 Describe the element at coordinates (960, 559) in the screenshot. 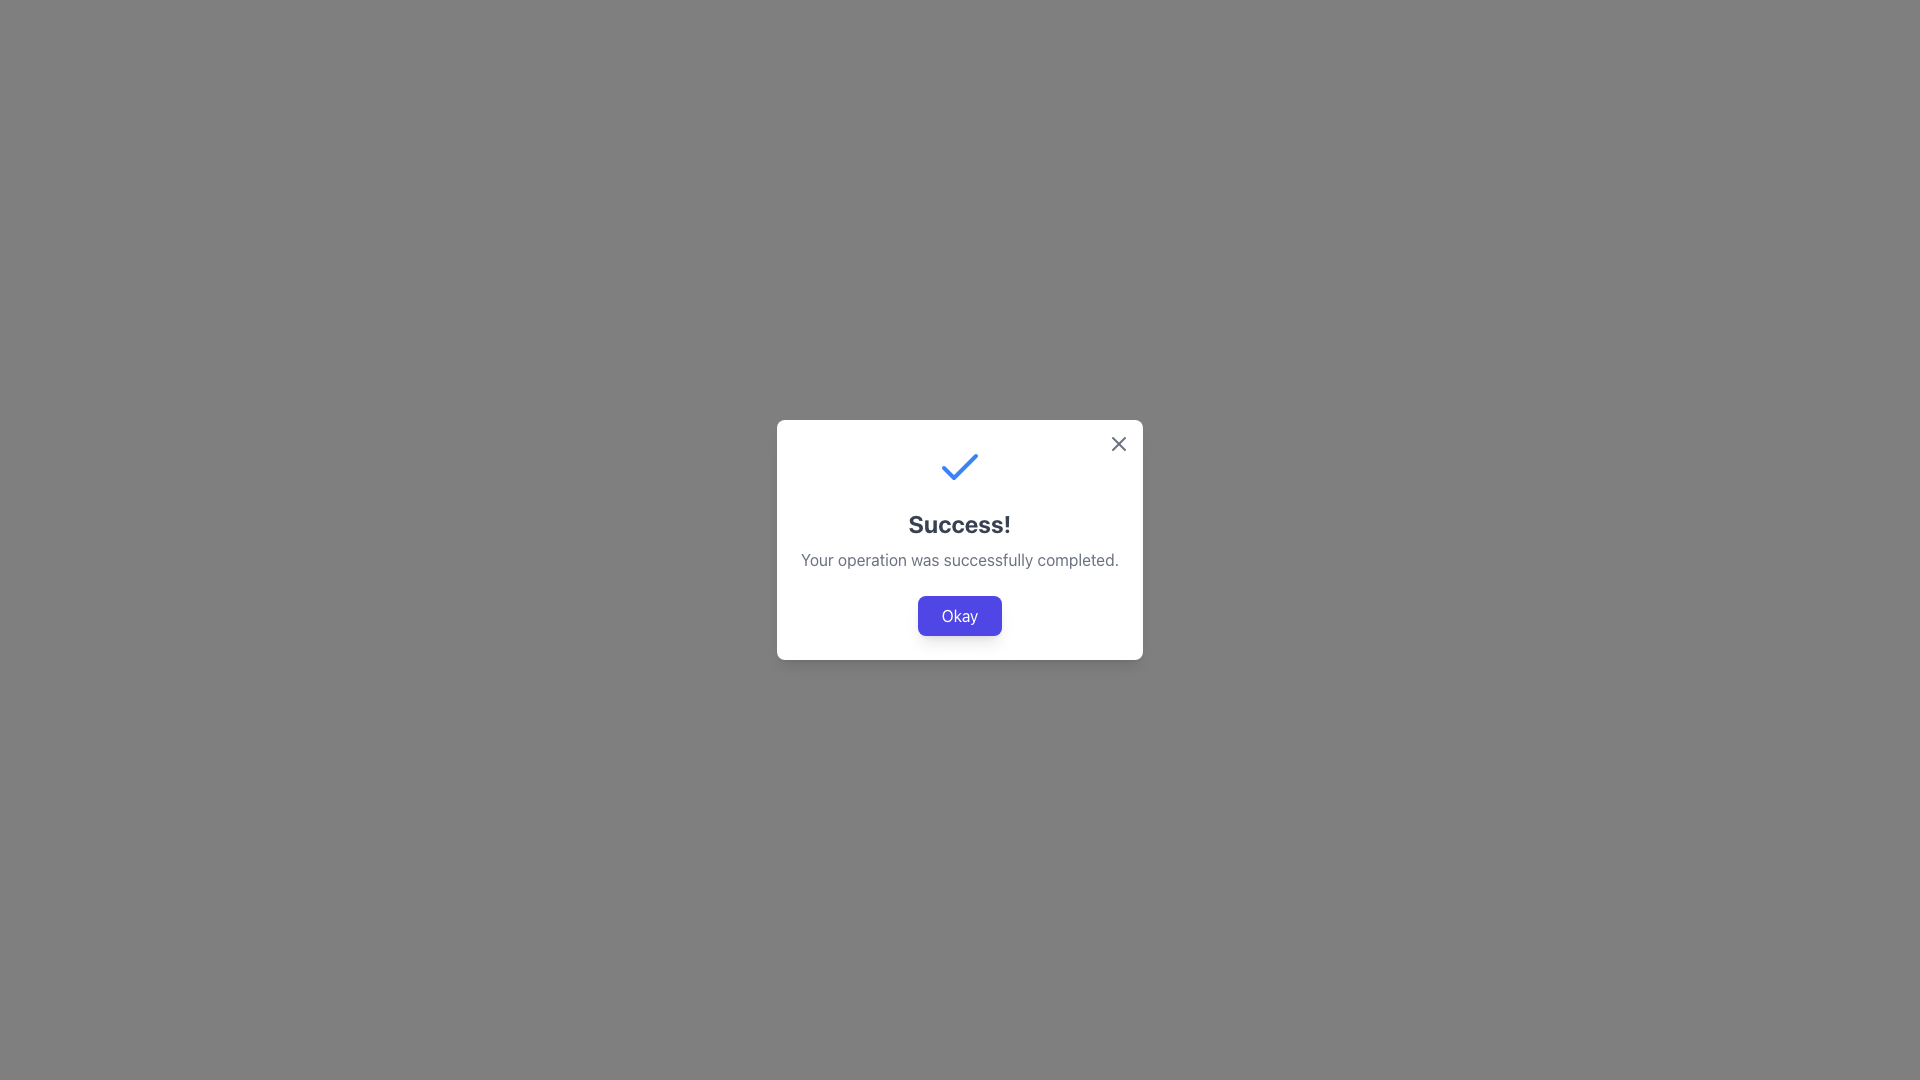

I see `static text message displaying 'Your operation was successfully completed.' which is styled in gray and positioned below the header 'Success!' in the modal dialog` at that location.